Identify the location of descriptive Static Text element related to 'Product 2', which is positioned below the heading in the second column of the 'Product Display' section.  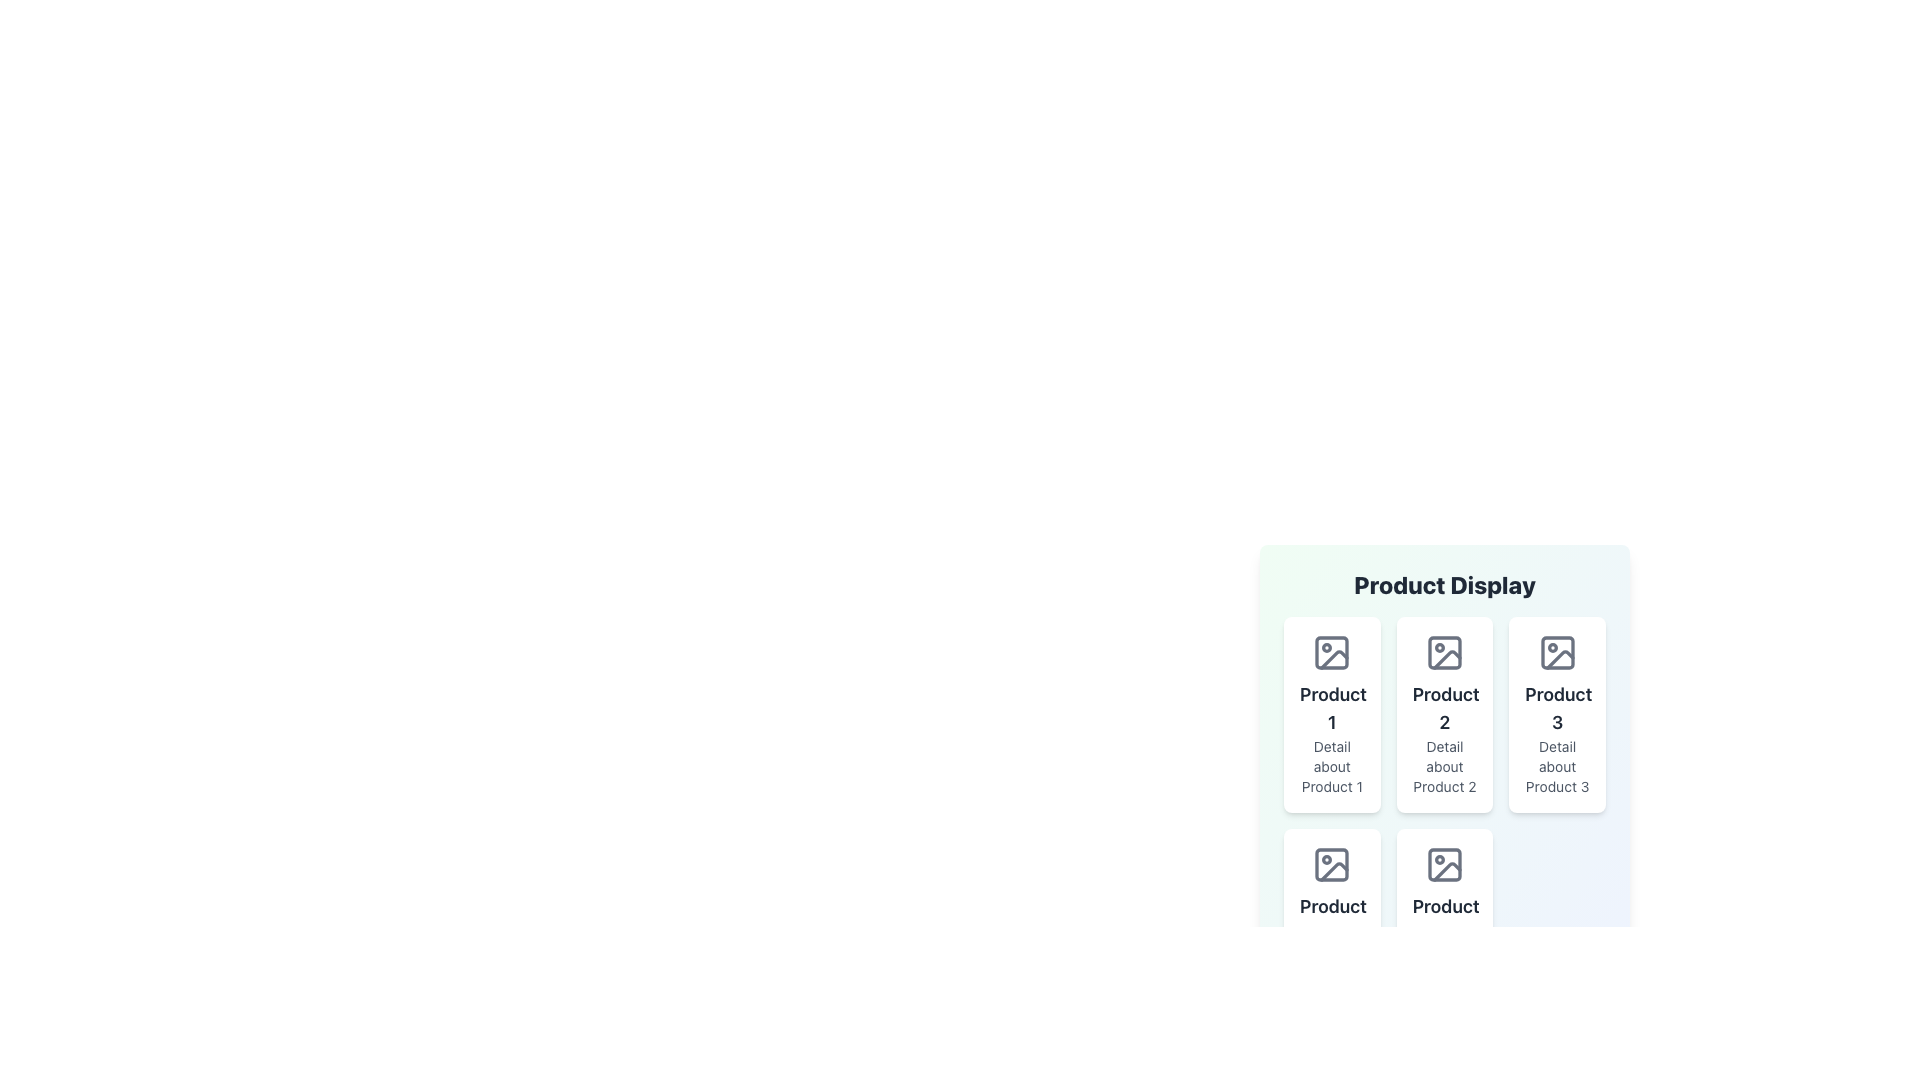
(1444, 766).